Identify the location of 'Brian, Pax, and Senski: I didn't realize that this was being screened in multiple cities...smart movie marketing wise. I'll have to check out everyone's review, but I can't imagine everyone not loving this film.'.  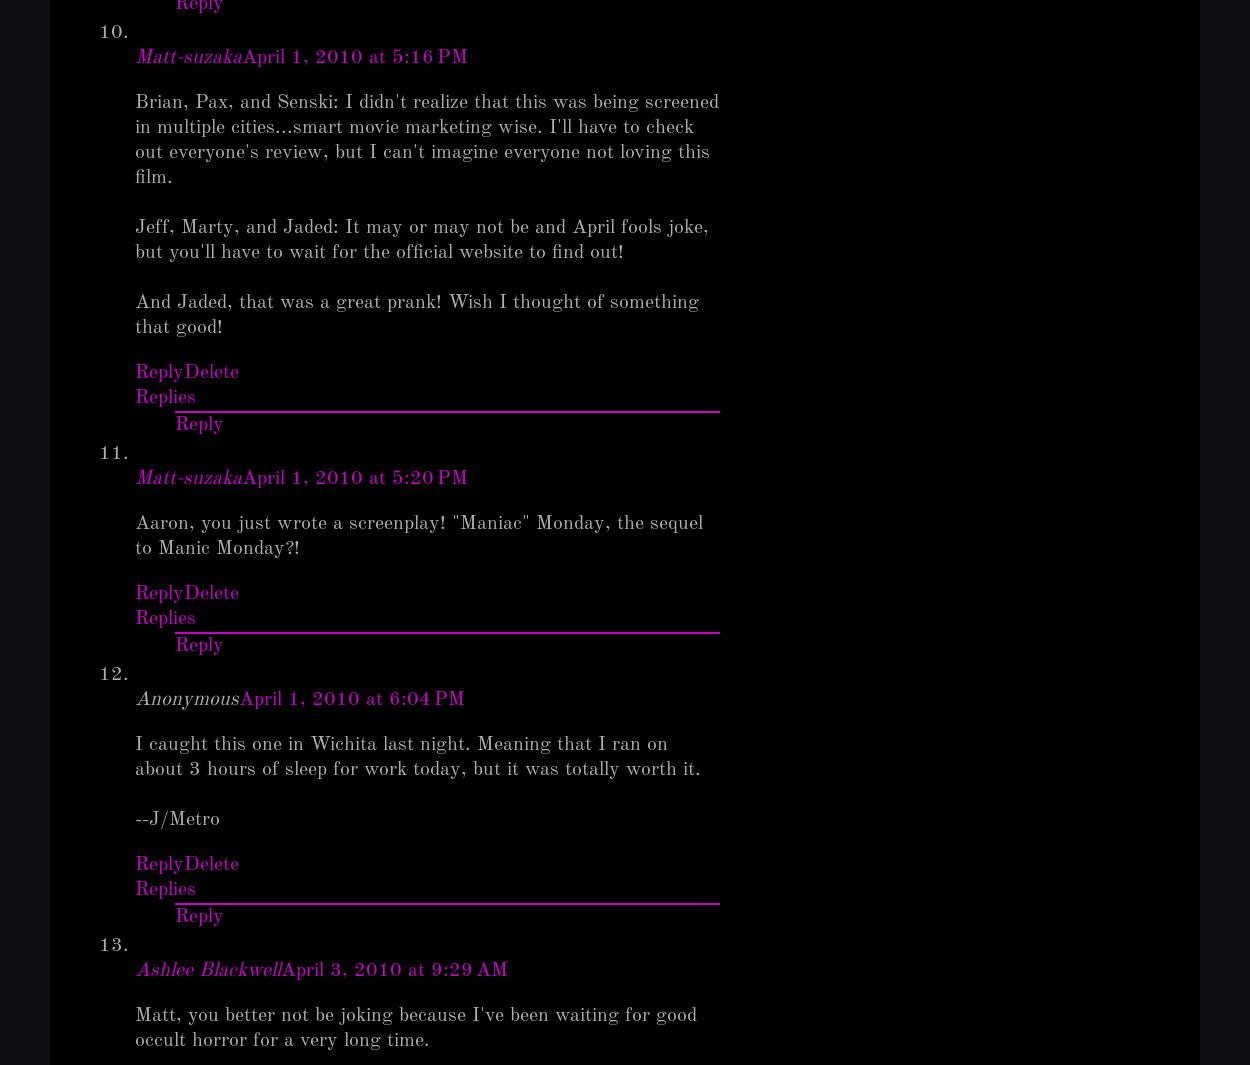
(427, 139).